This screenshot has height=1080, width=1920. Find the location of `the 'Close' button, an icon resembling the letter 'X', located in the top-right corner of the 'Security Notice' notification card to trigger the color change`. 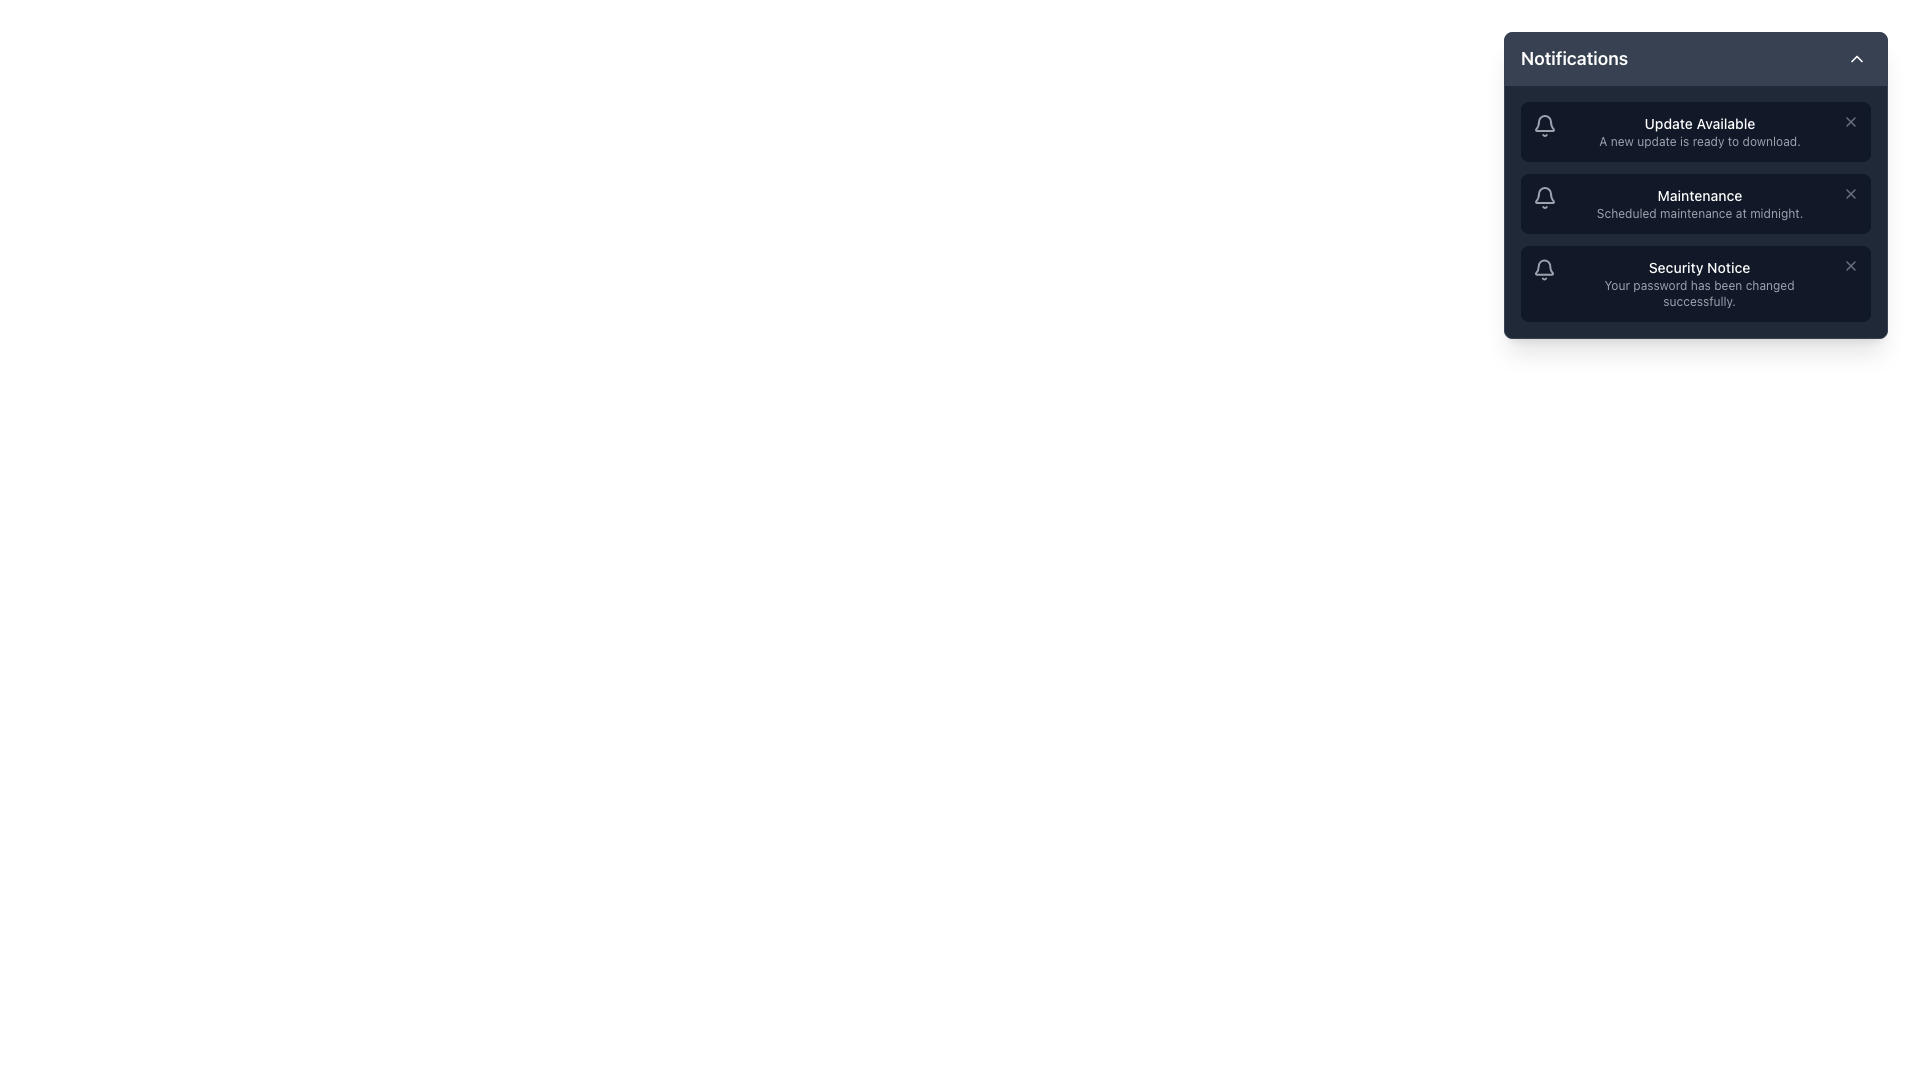

the 'Close' button, an icon resembling the letter 'X', located in the top-right corner of the 'Security Notice' notification card to trigger the color change is located at coordinates (1850, 265).